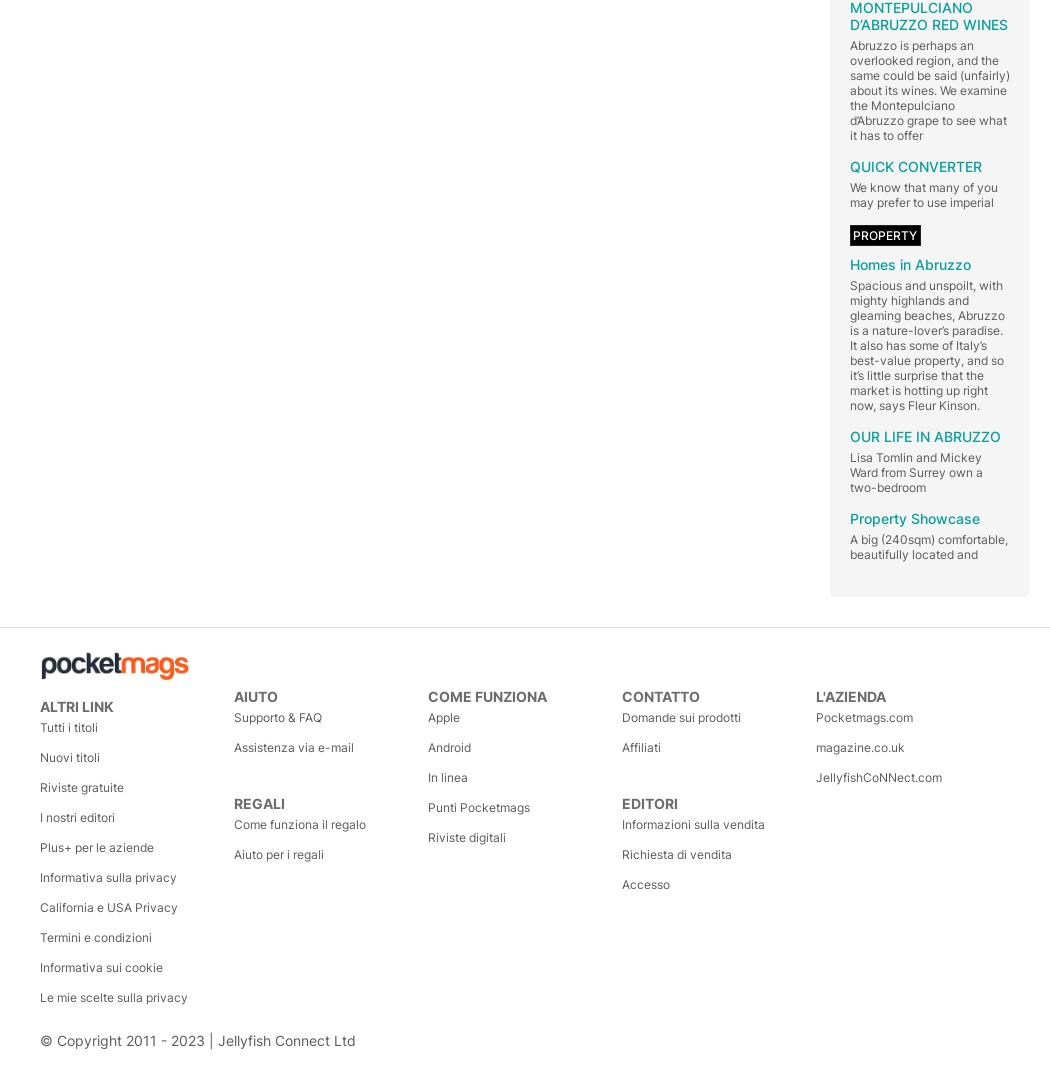 This screenshot has height=1066, width=1050. I want to click on 'Contatto', so click(659, 694).